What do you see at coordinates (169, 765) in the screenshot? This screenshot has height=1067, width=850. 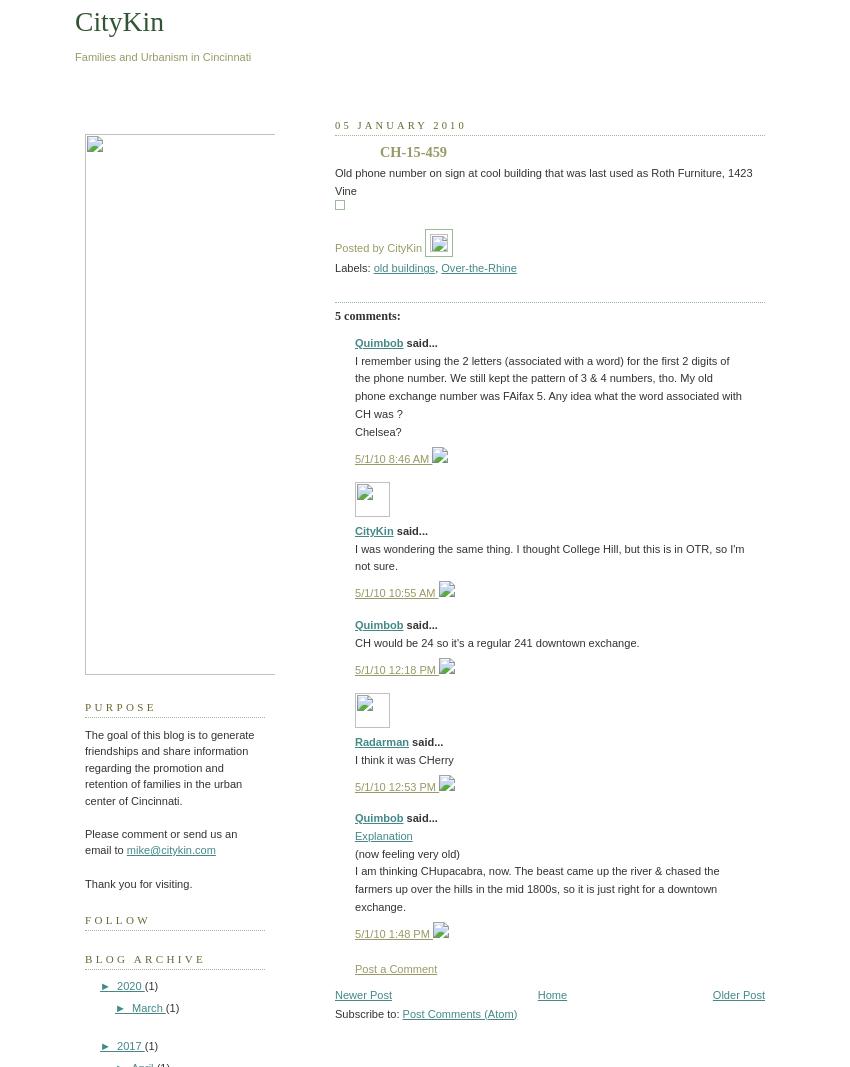 I see `'The goal of this blog is to generate friendships and share information regarding the promotion and retention of families in the urban center of Cincinnati.'` at bounding box center [169, 765].